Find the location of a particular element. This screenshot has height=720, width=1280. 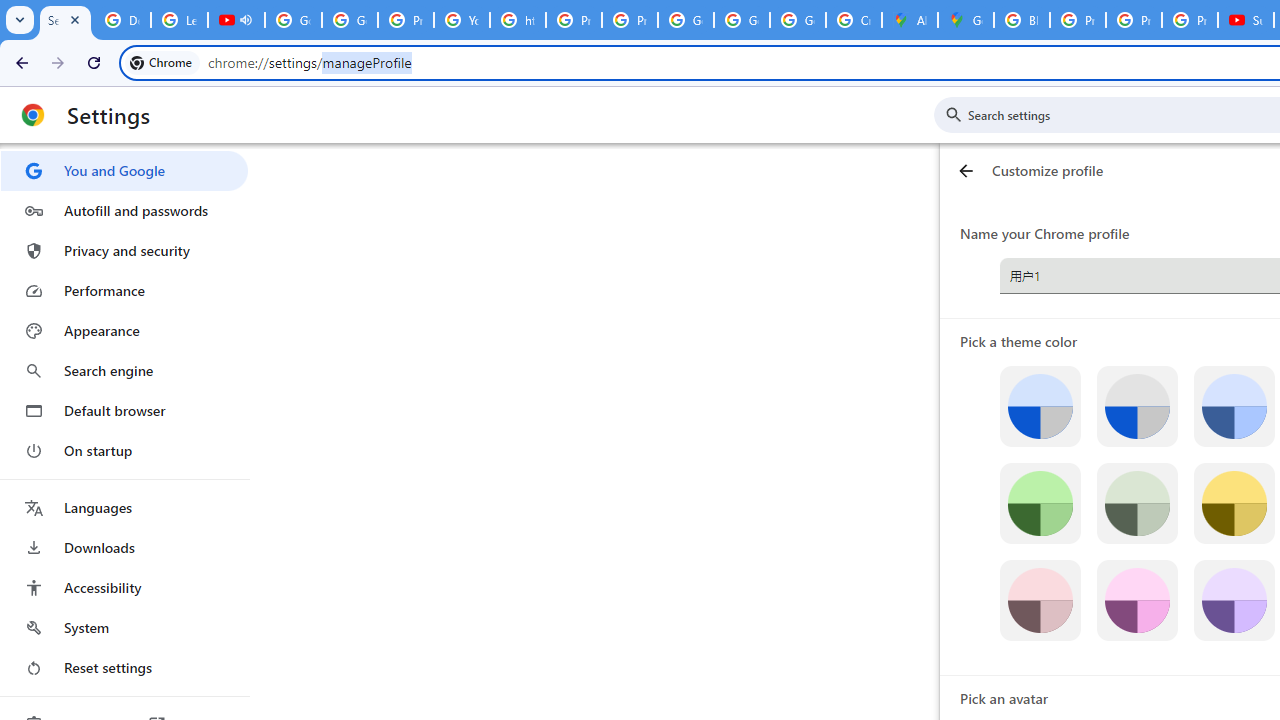

'On startup' is located at coordinates (123, 451).